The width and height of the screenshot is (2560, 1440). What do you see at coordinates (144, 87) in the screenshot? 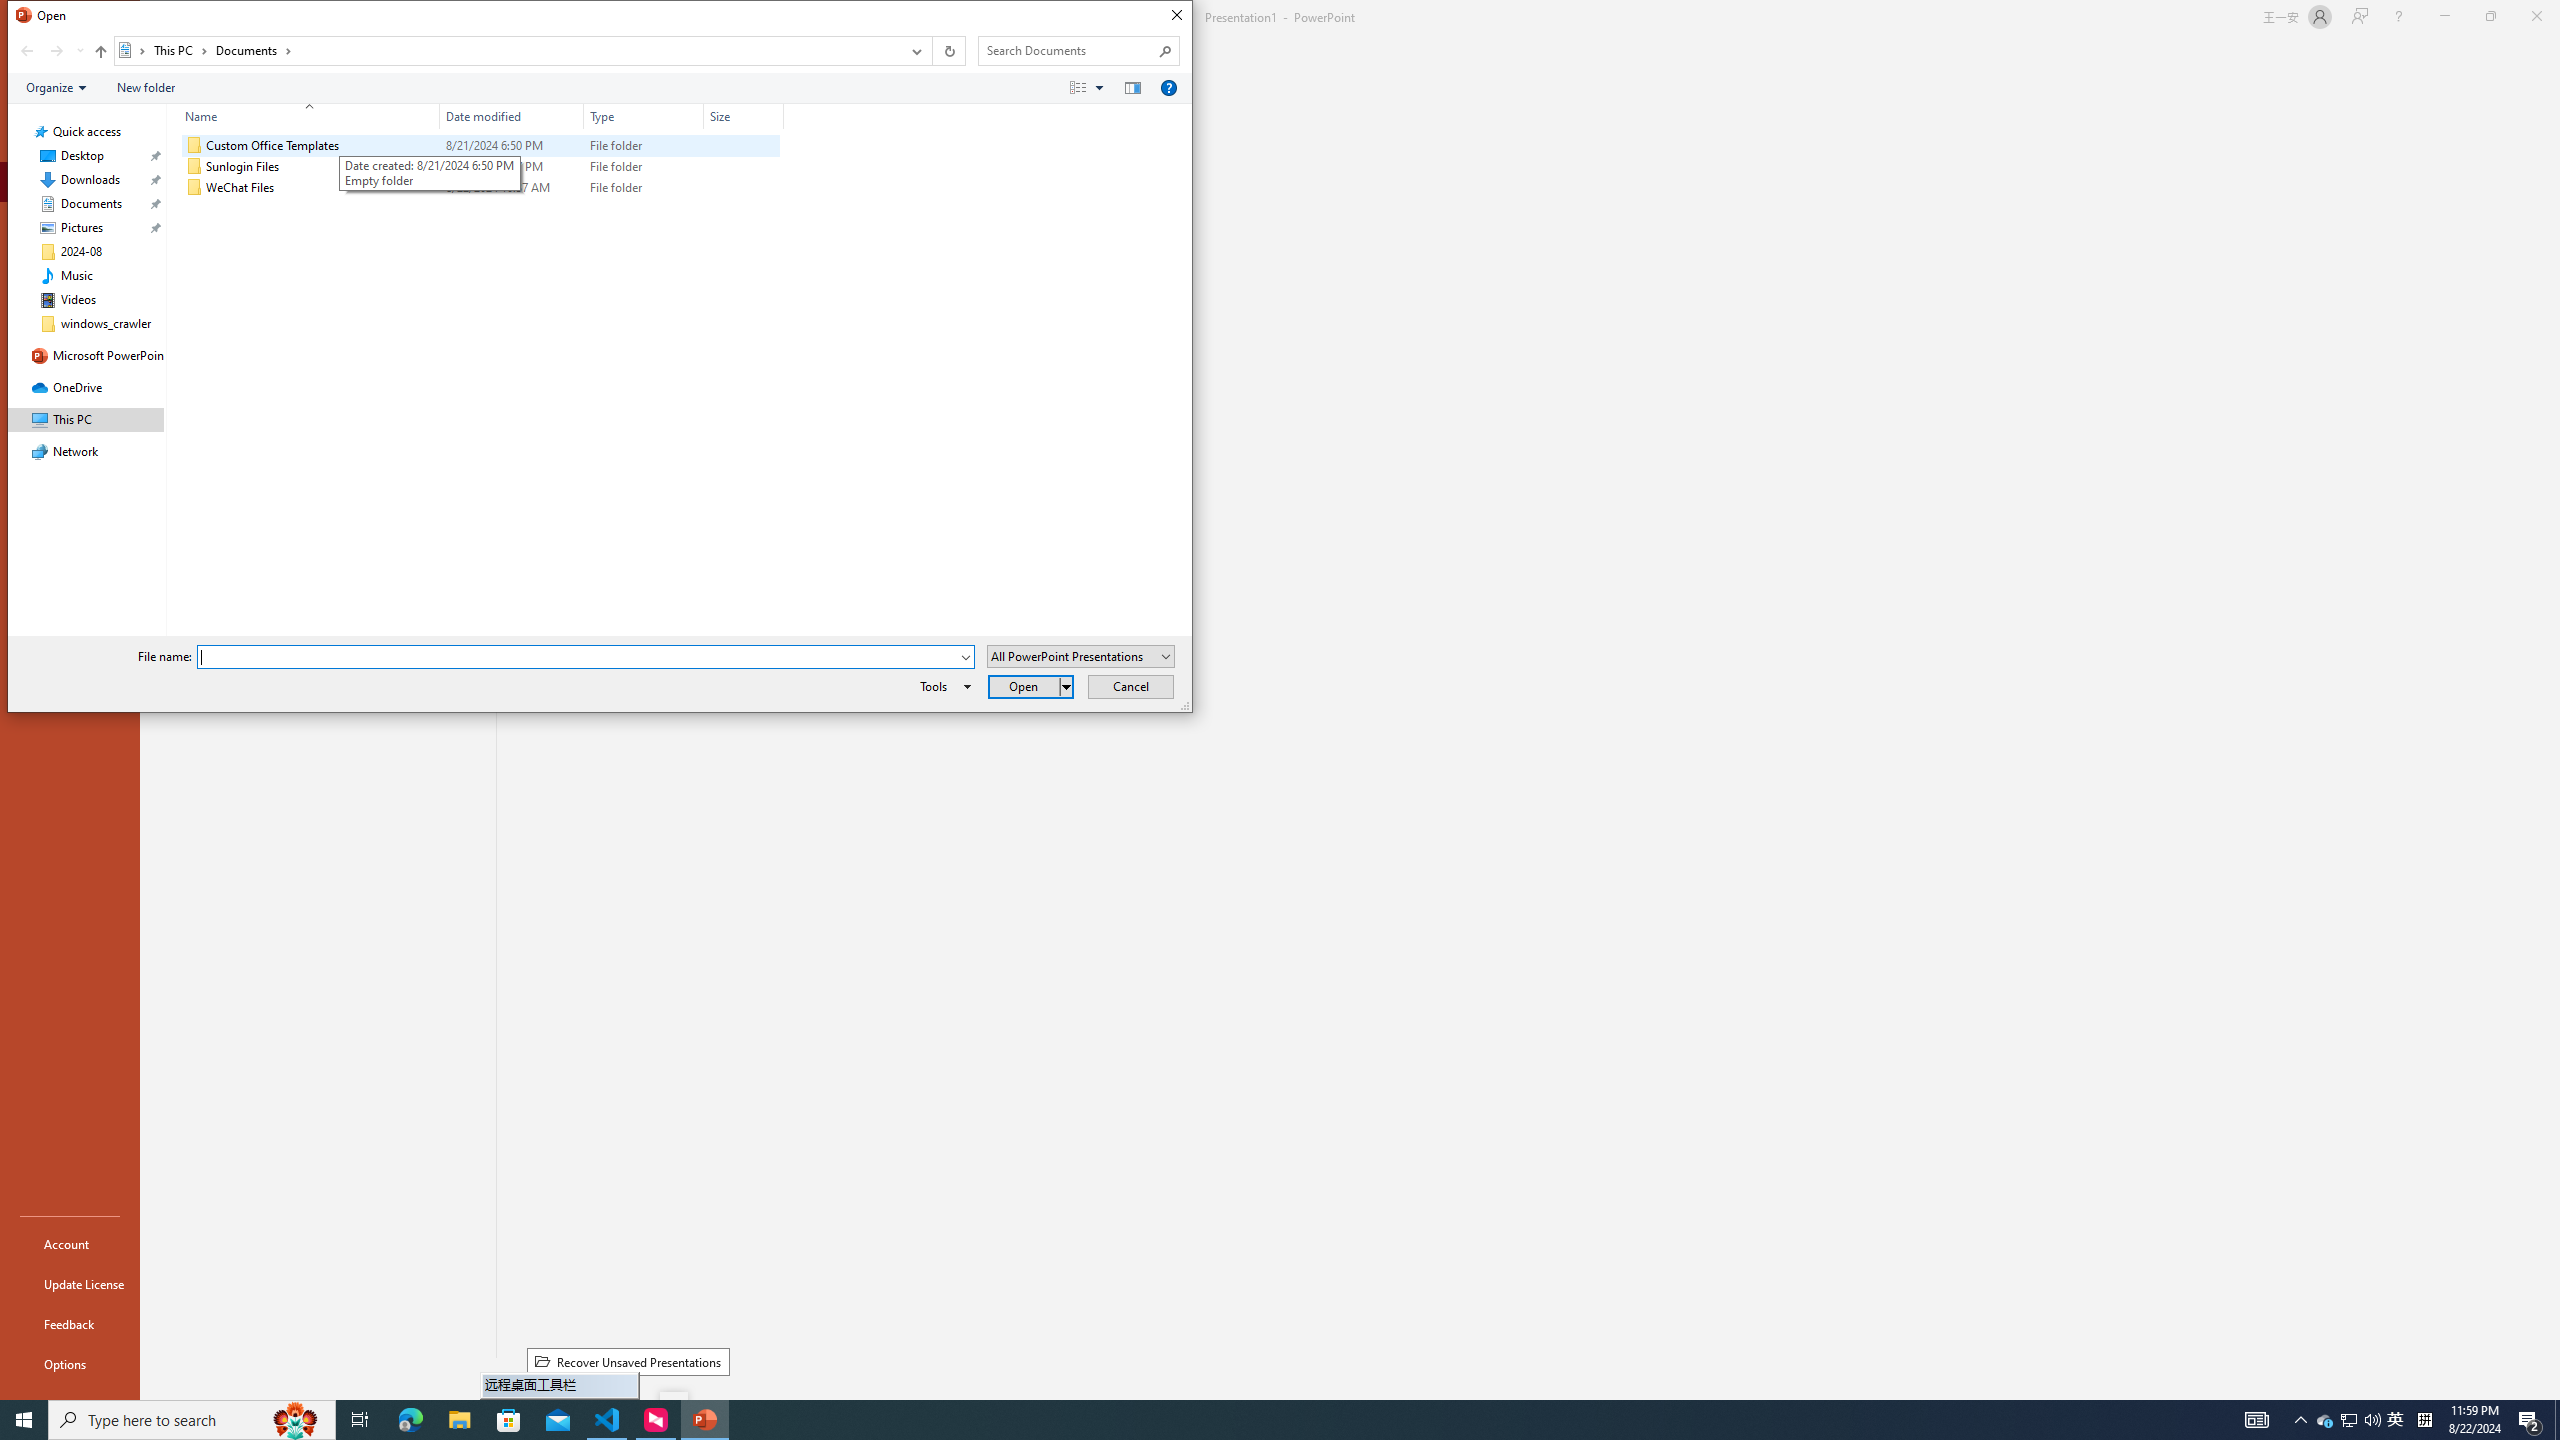
I see `'New folder'` at bounding box center [144, 87].